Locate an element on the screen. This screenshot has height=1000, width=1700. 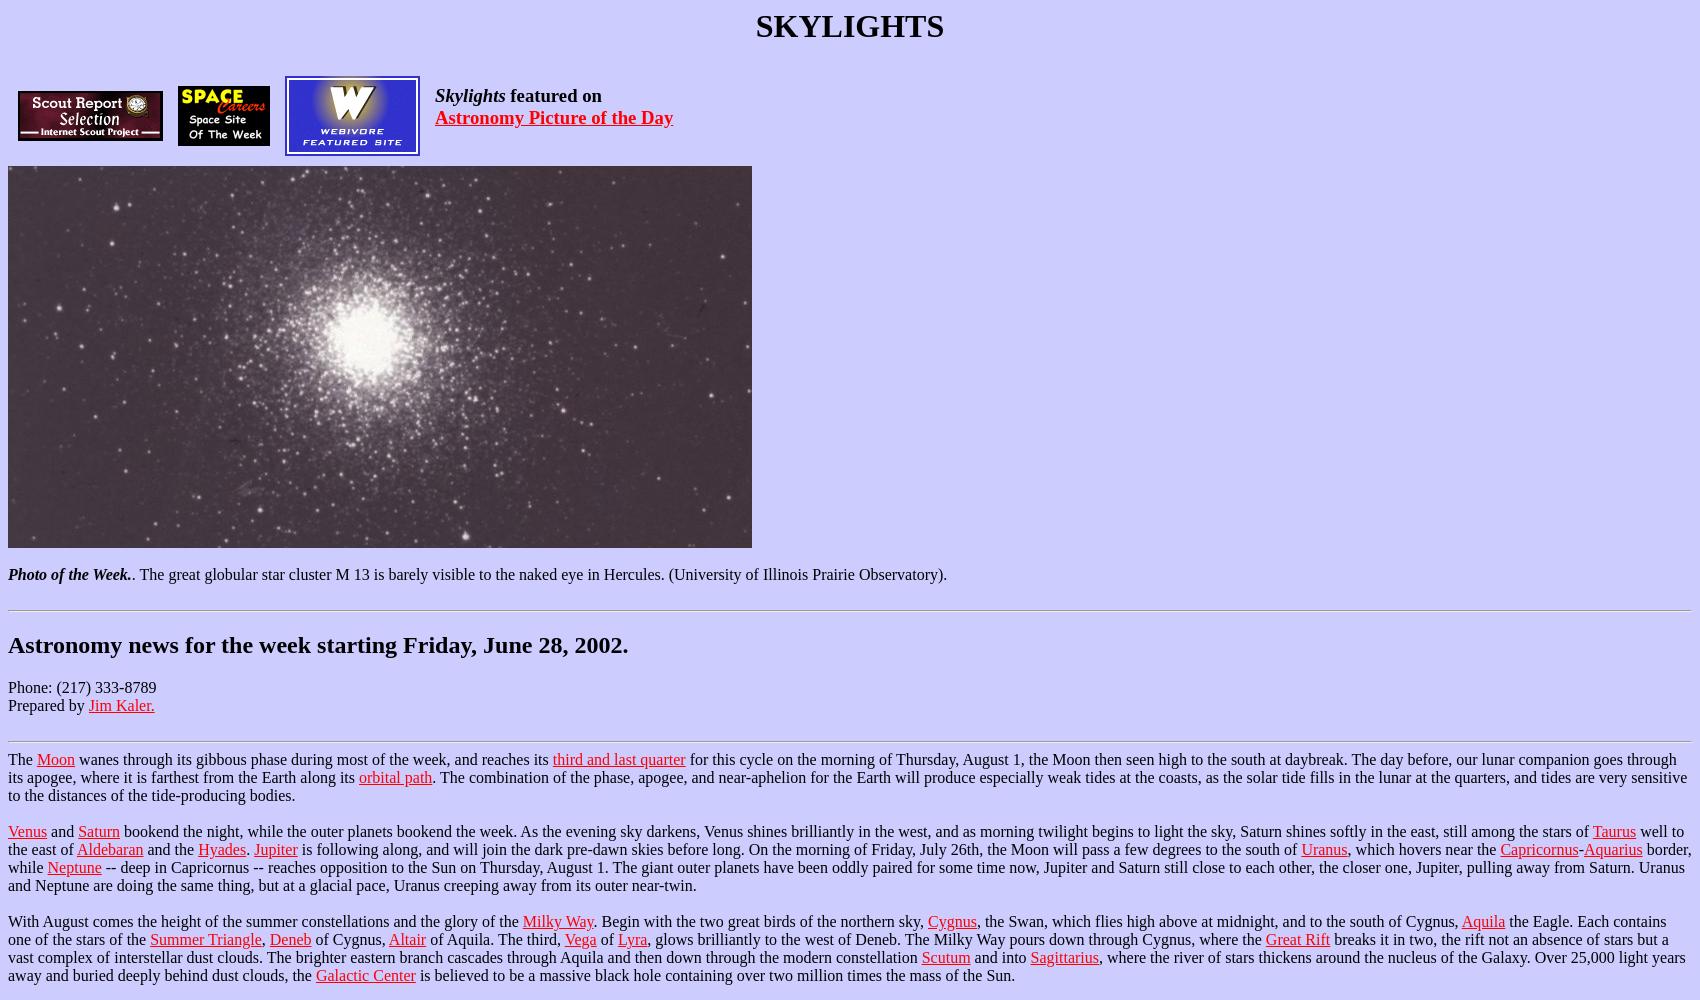
'of Aquila.  The third,' is located at coordinates (426, 938).